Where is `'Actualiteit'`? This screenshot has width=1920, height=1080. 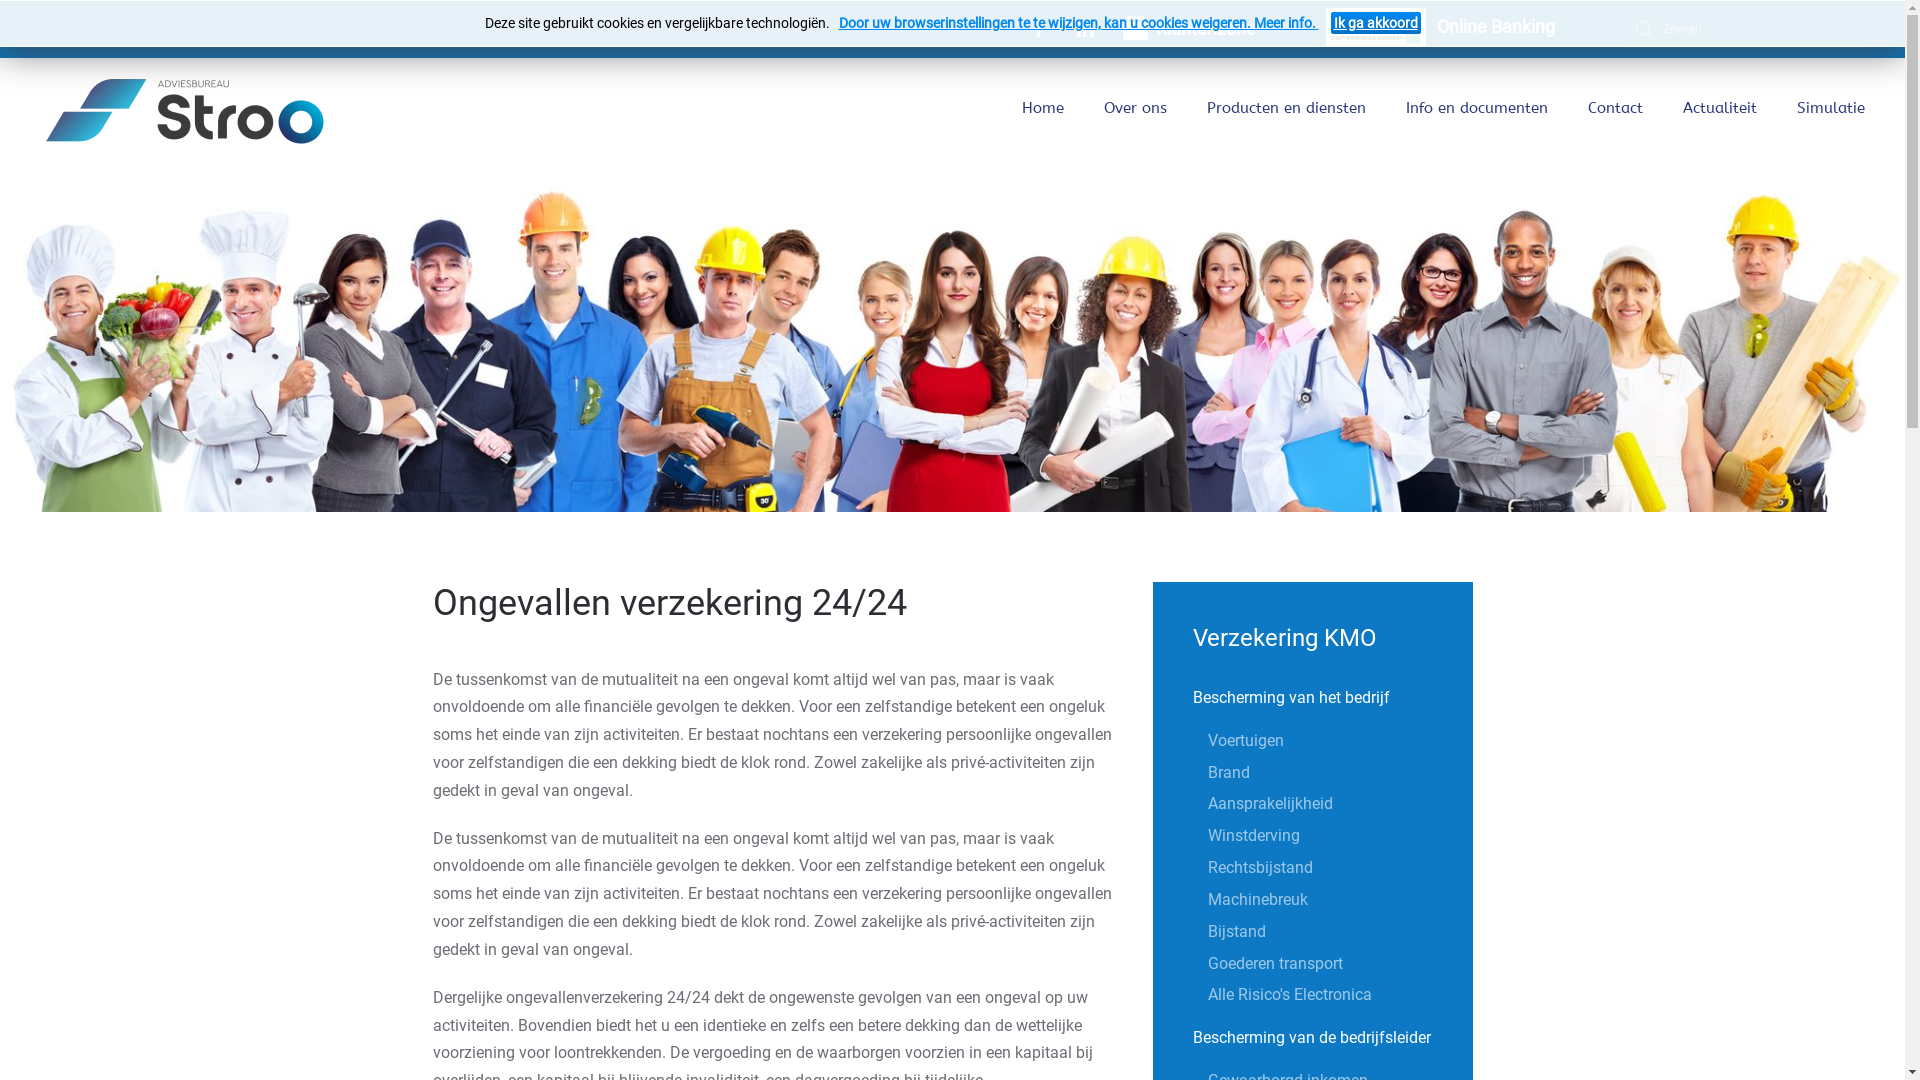
'Actualiteit' is located at coordinates (1682, 108).